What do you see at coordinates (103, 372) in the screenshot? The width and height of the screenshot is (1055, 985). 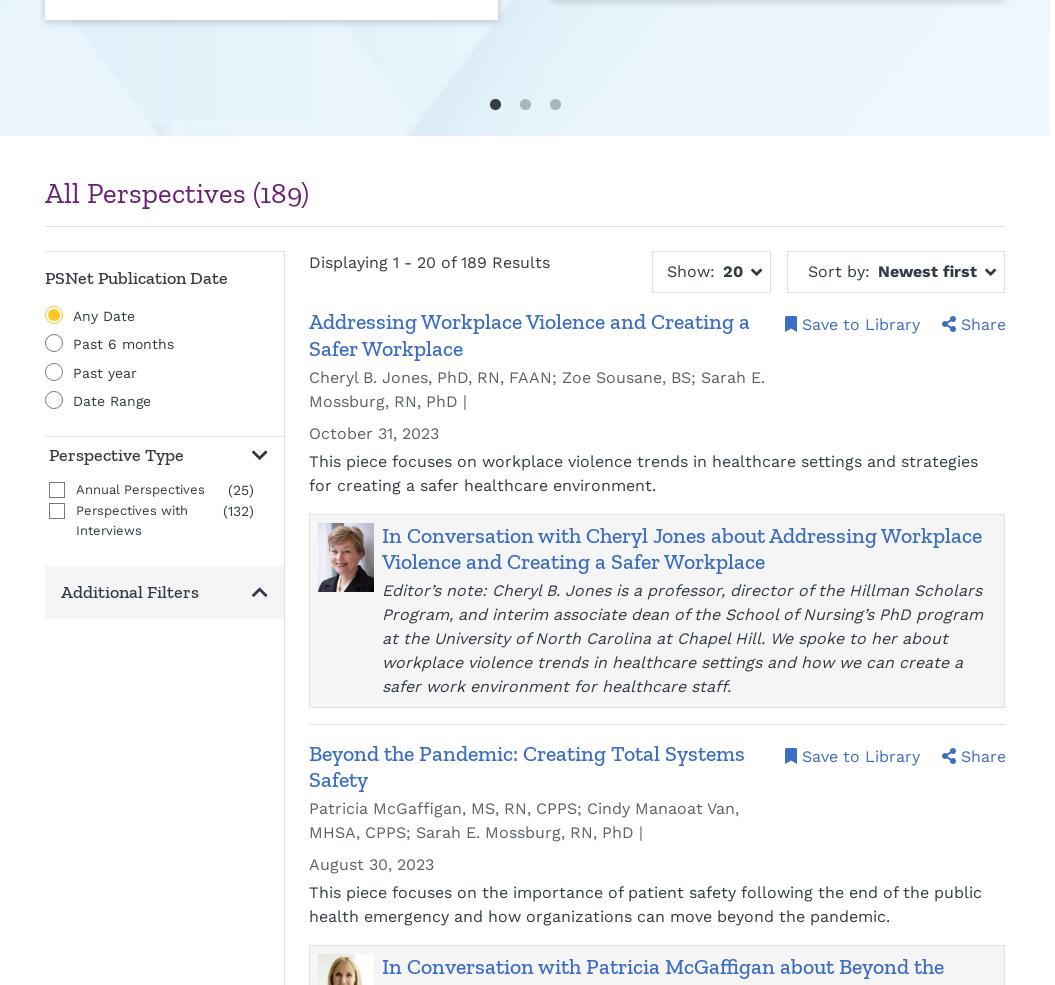 I see `'Past year'` at bounding box center [103, 372].